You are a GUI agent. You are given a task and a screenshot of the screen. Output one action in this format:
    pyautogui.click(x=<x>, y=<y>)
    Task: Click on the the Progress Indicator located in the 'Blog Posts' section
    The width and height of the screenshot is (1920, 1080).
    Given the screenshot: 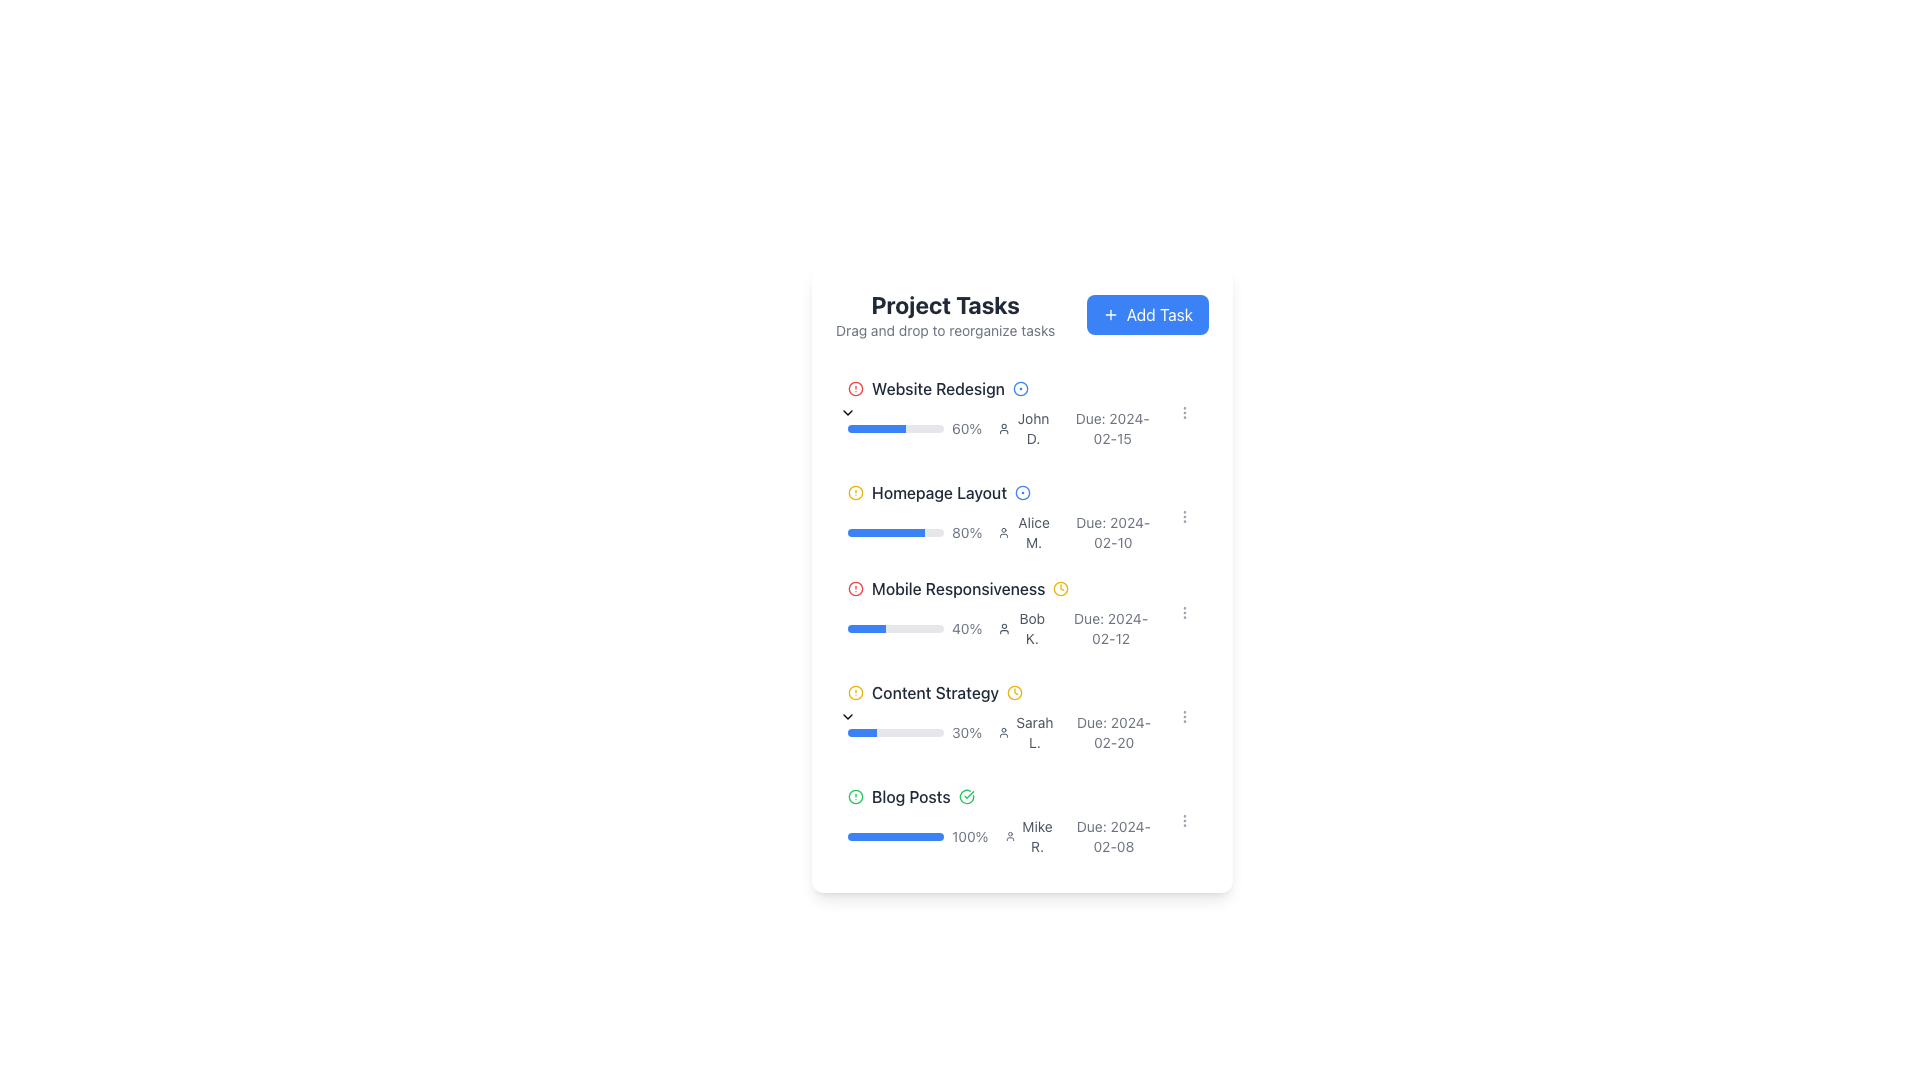 What is the action you would take?
    pyautogui.click(x=917, y=837)
    